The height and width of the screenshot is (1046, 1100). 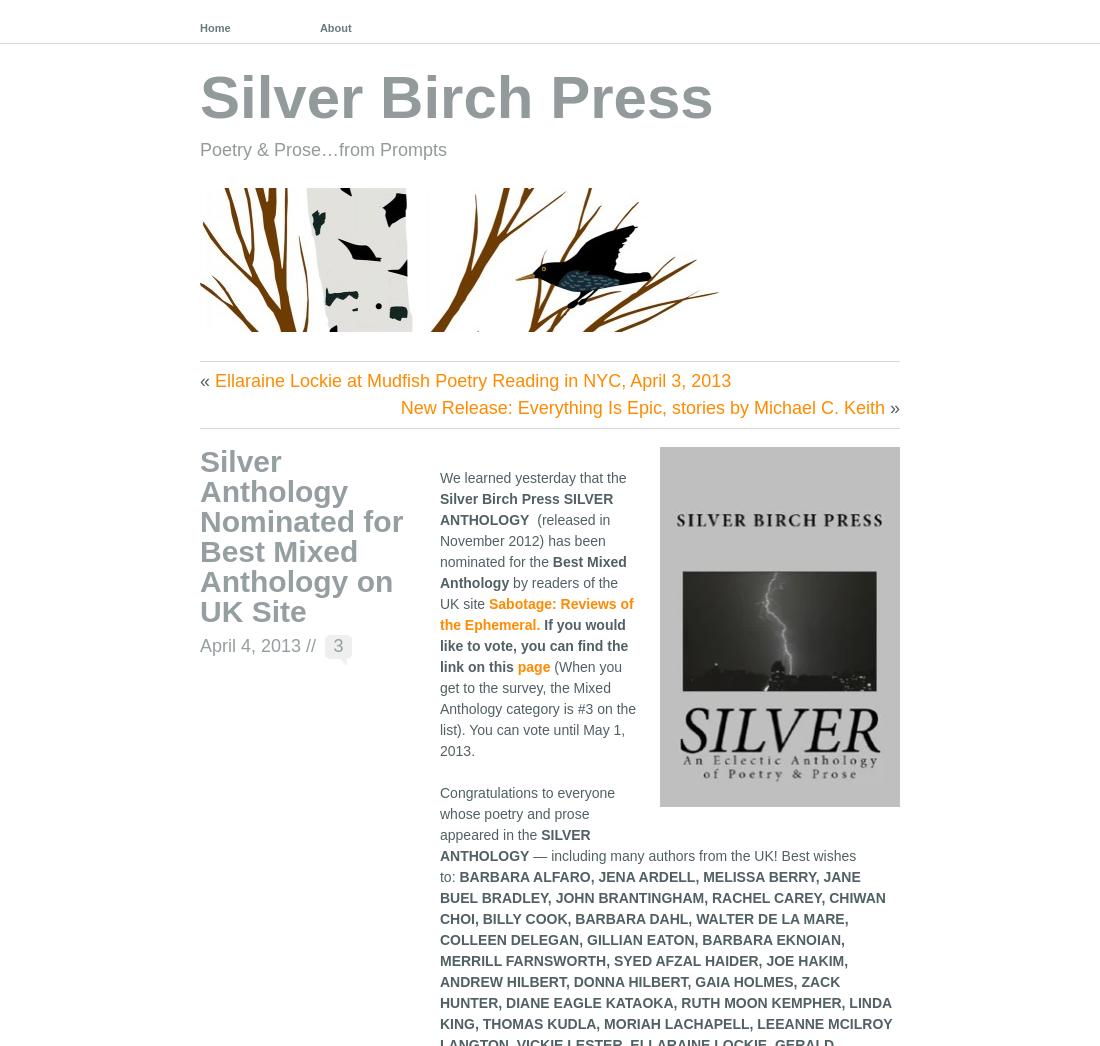 I want to click on 'Silver Birch Press SILVER ANTHOLOGY', so click(x=438, y=508).